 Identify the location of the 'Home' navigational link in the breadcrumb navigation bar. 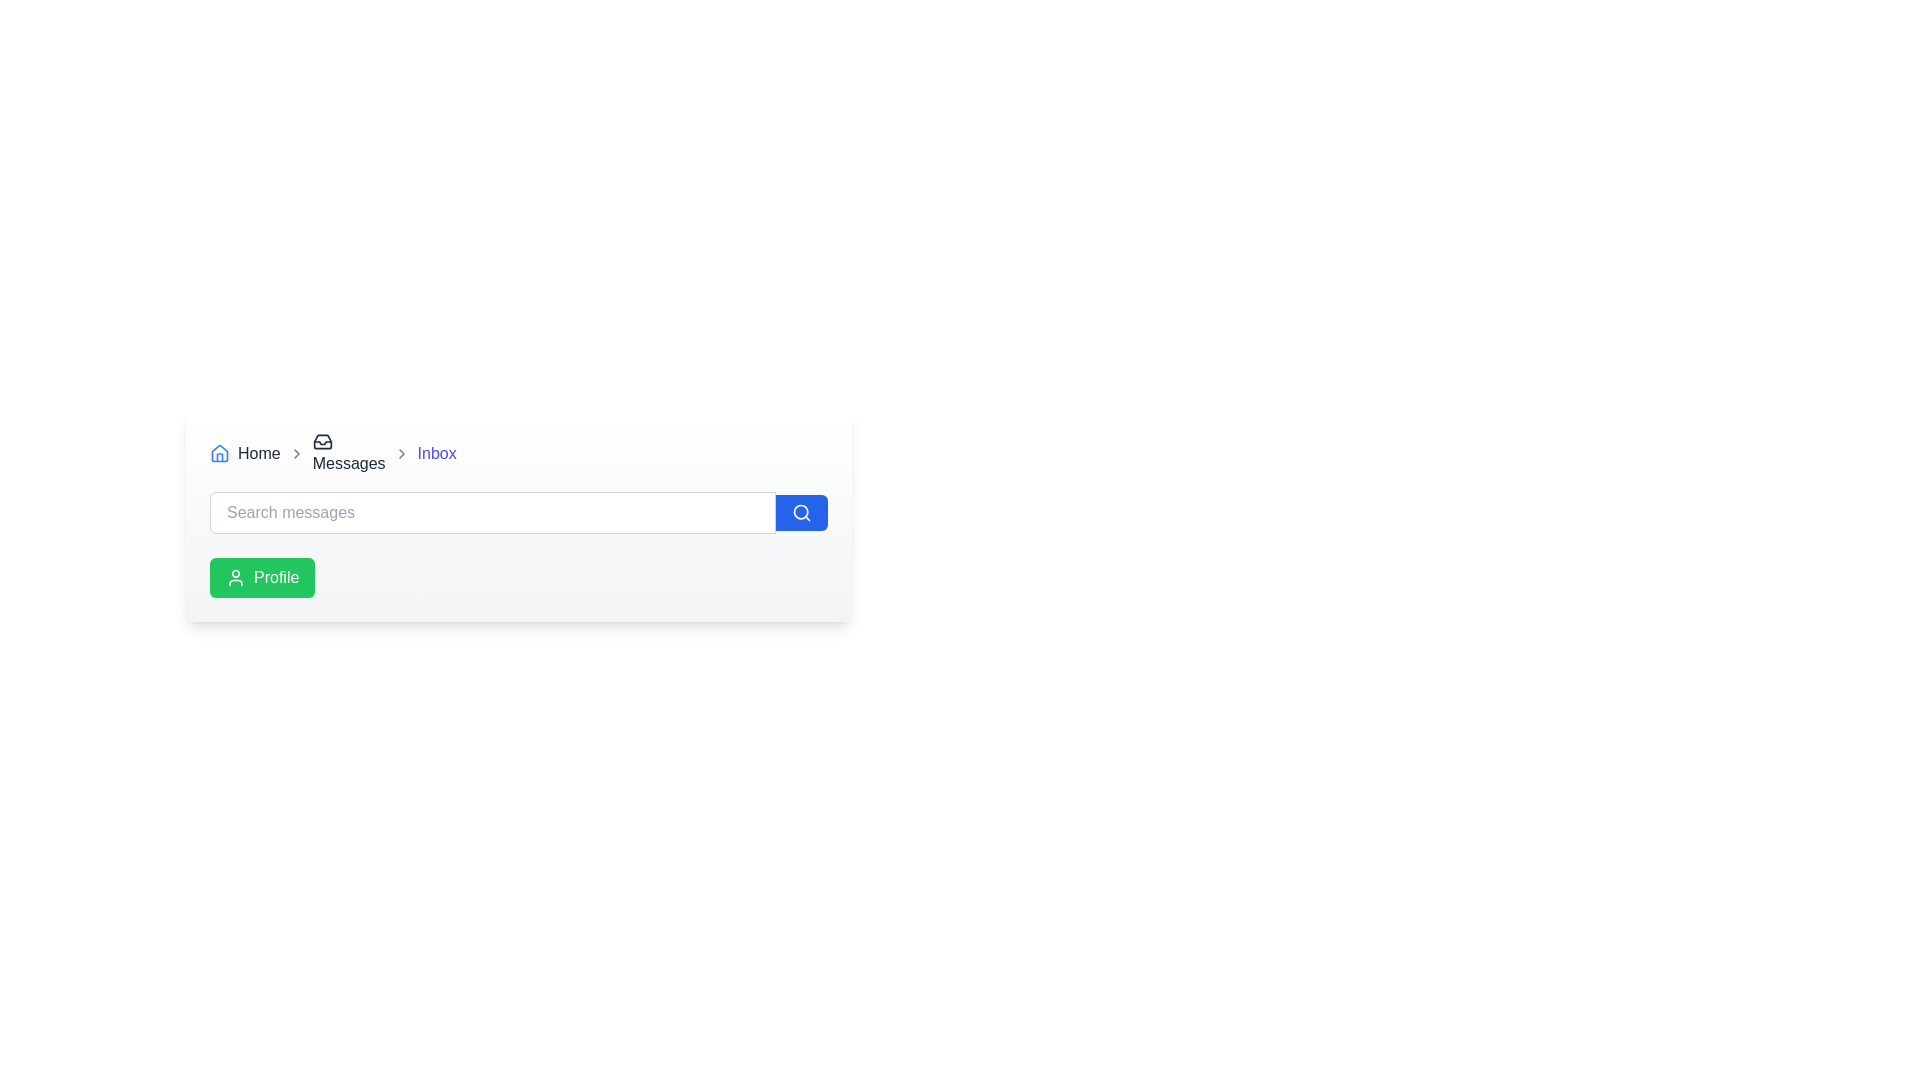
(244, 454).